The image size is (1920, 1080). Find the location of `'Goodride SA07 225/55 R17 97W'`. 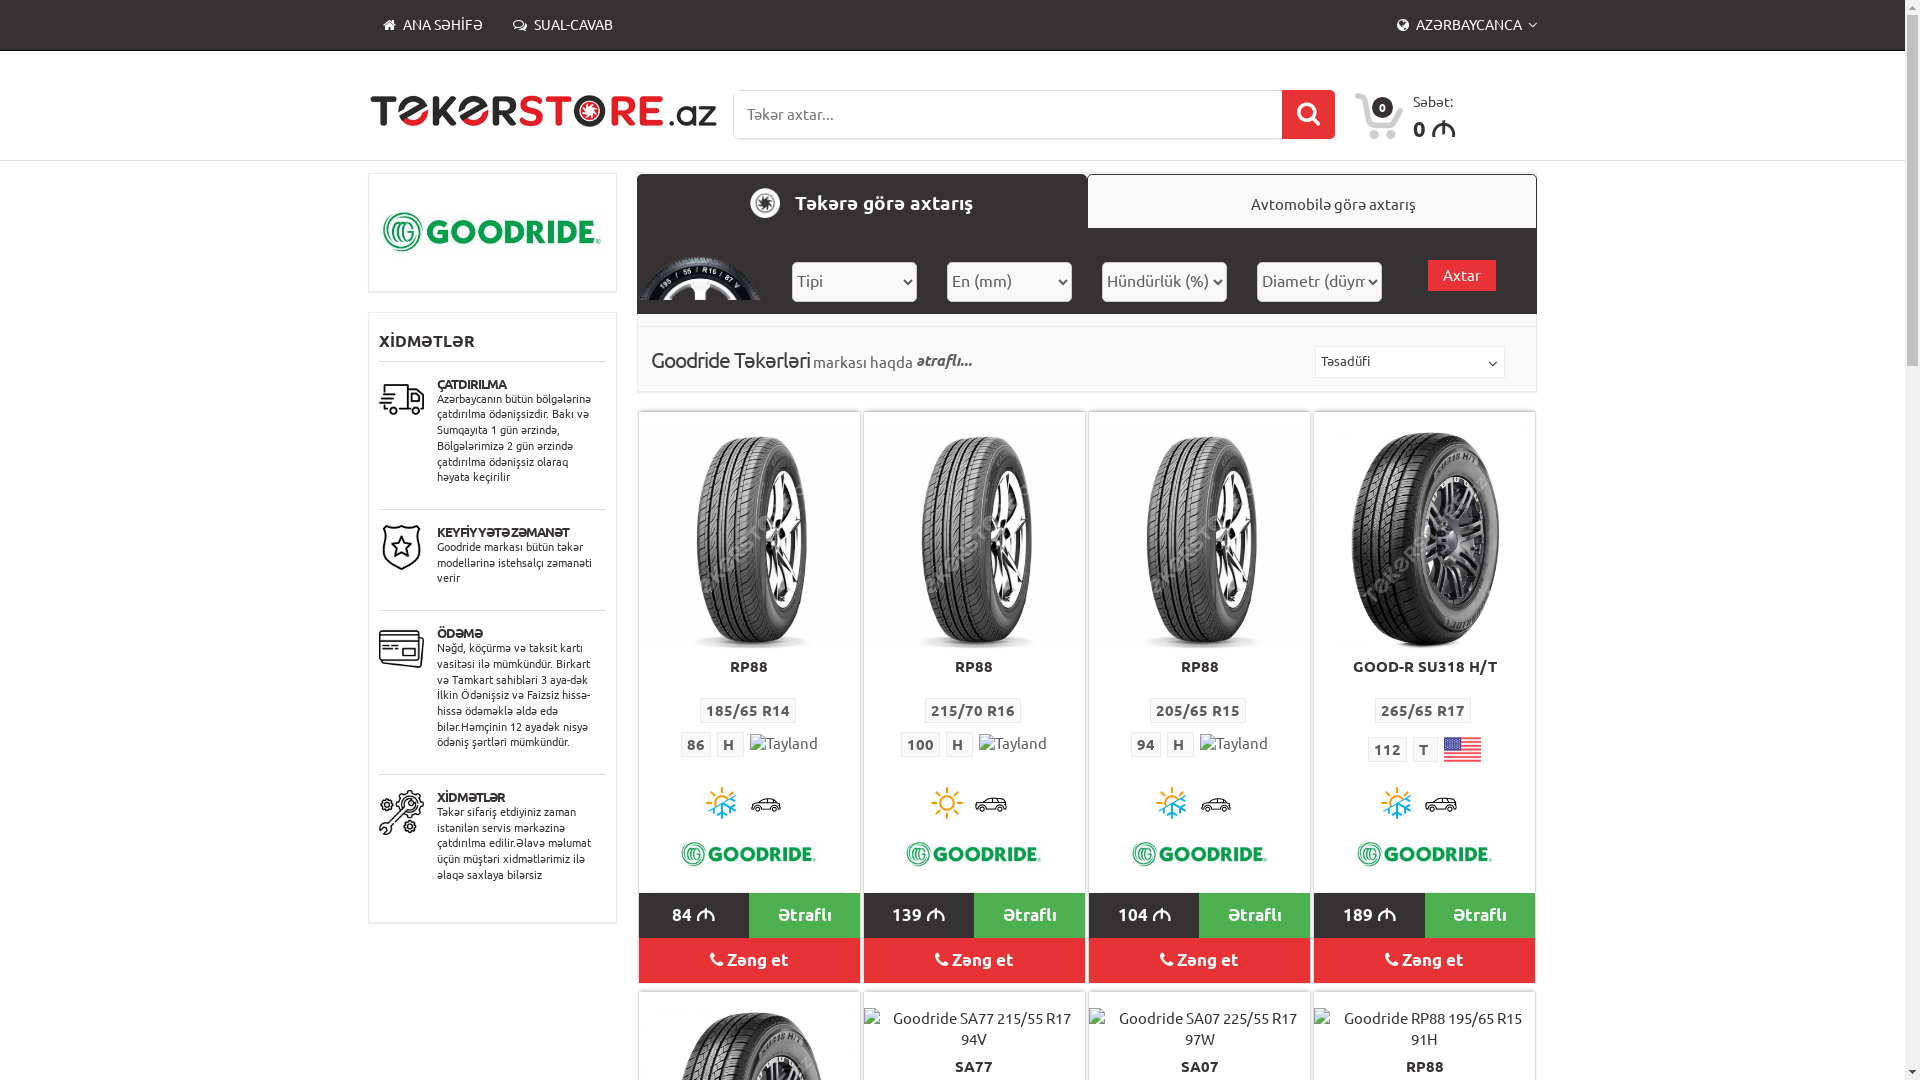

'Goodride SA07 225/55 R17 97W' is located at coordinates (1199, 1029).